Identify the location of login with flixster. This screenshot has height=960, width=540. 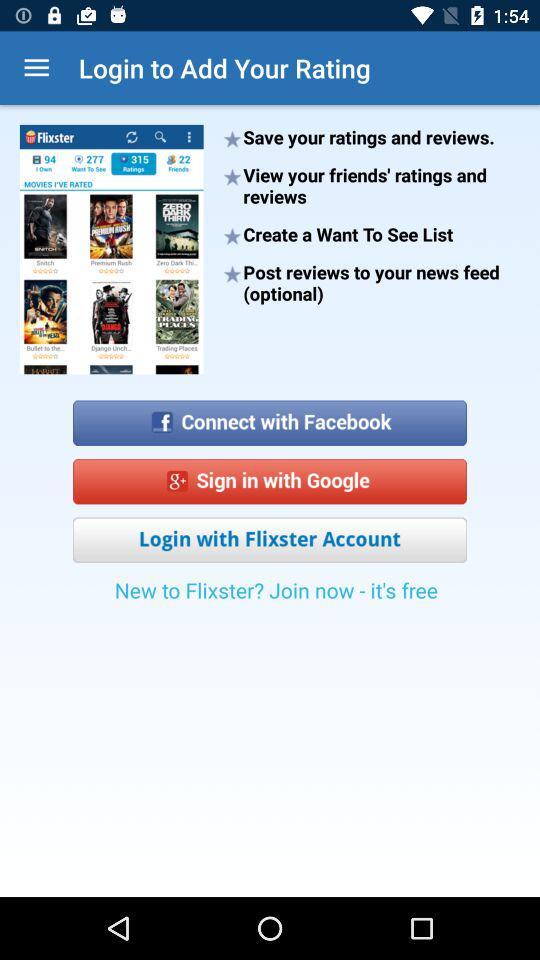
(270, 539).